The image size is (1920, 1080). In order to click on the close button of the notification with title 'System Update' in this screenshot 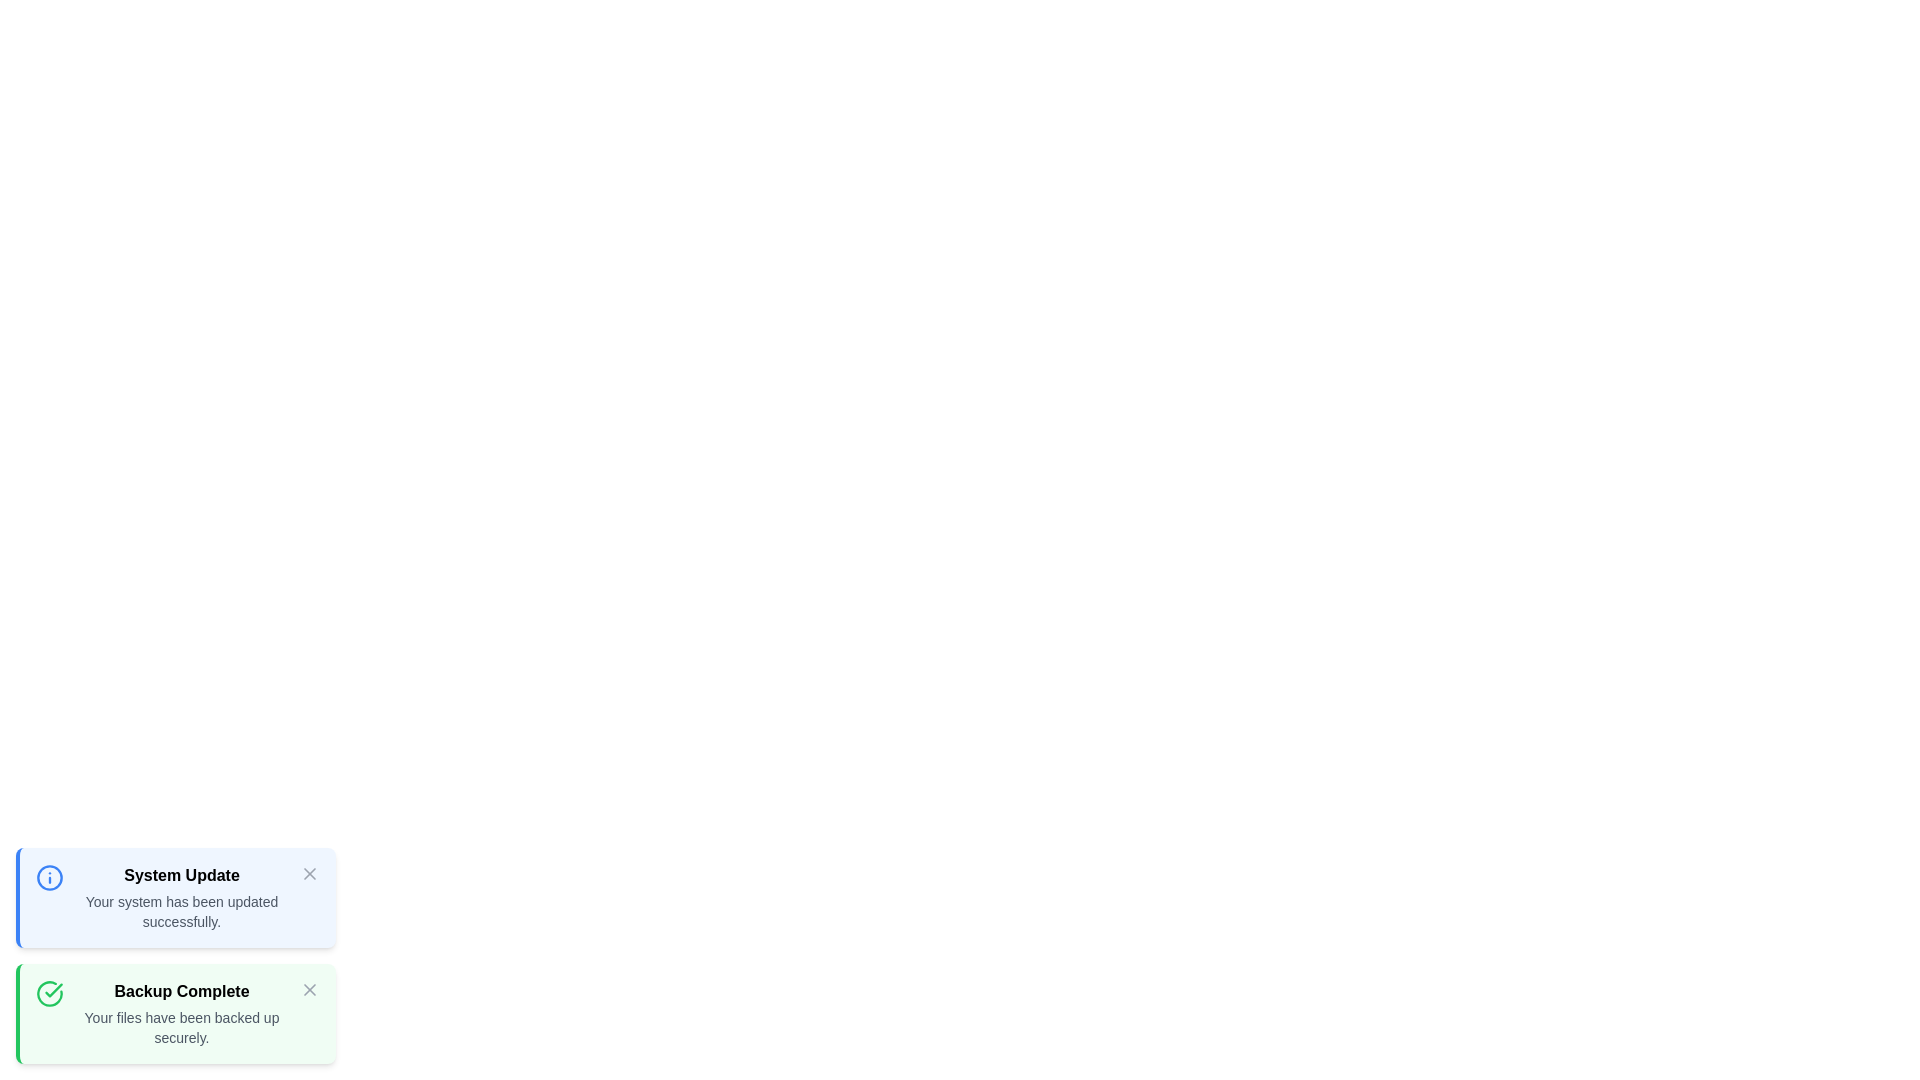, I will do `click(309, 873)`.